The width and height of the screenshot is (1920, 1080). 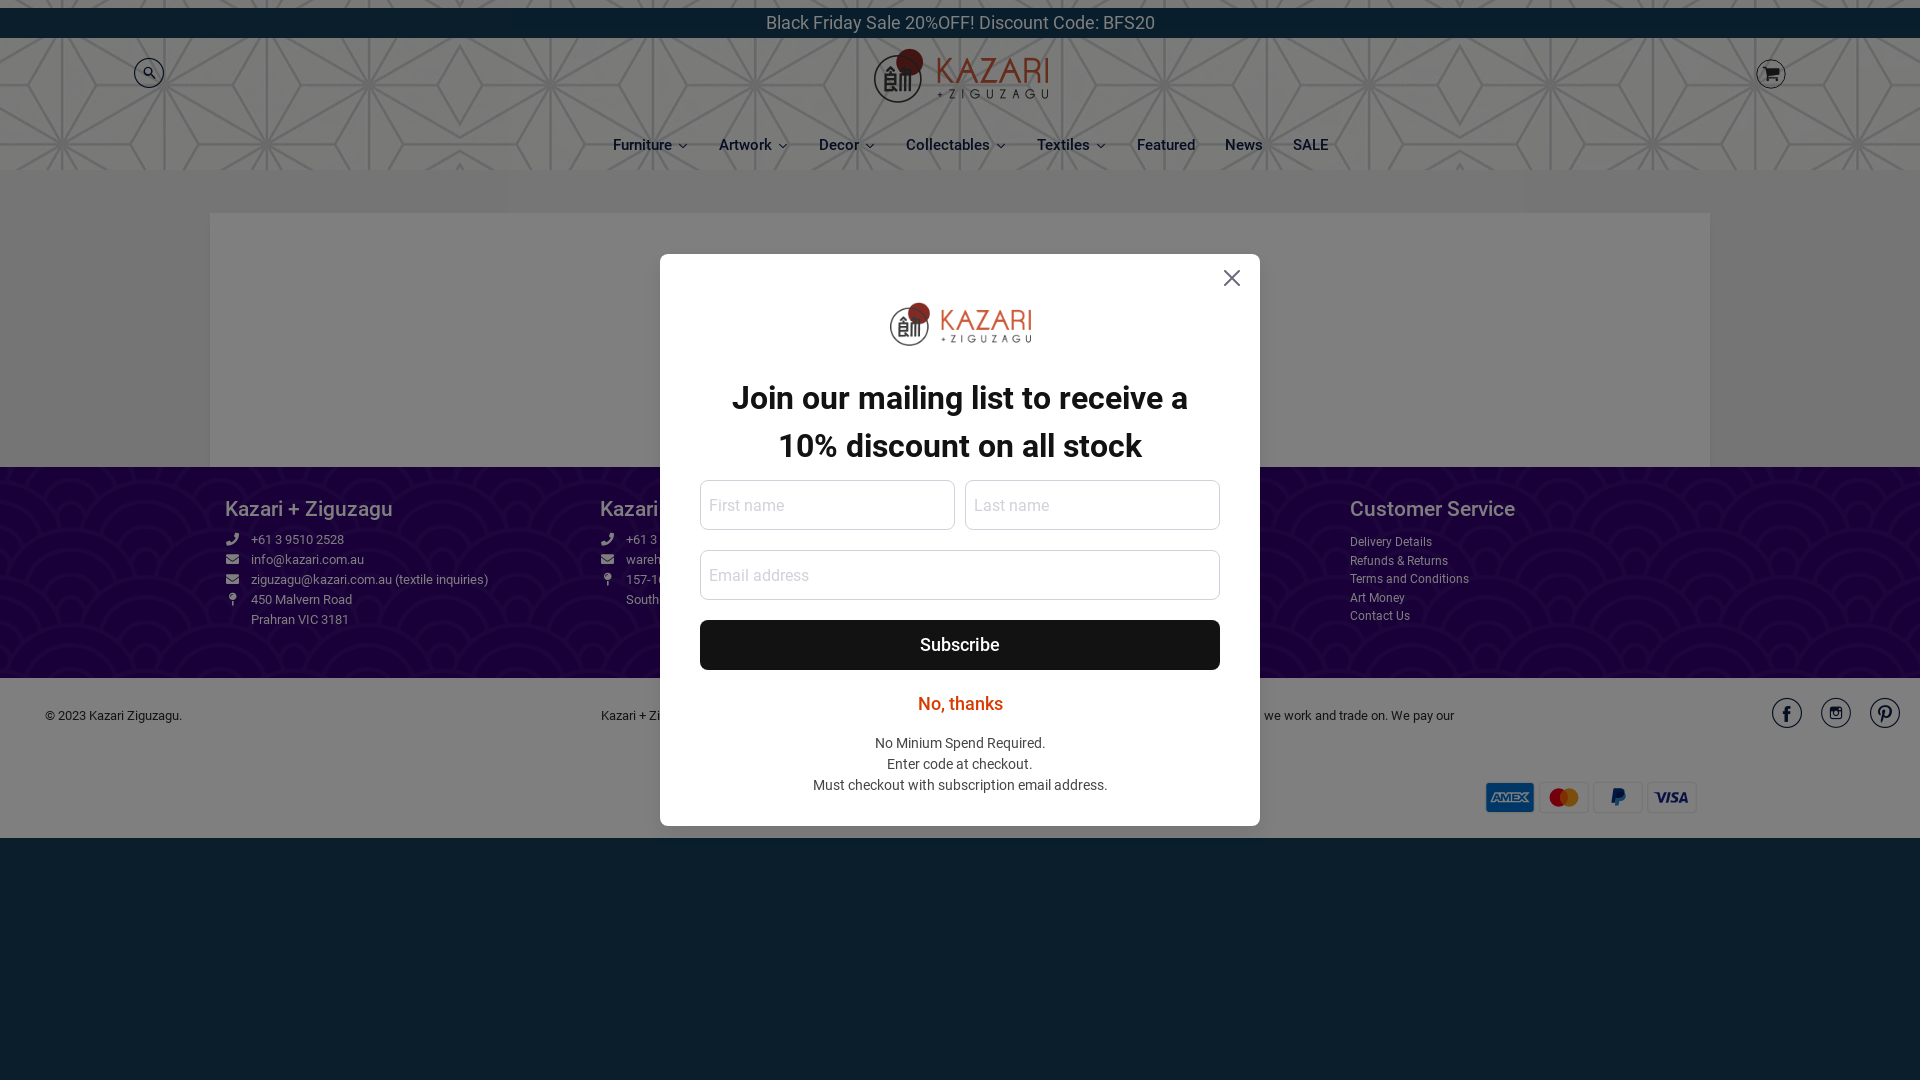 What do you see at coordinates (1786, 718) in the screenshot?
I see `'Kazari Ziguzagu on Facebook'` at bounding box center [1786, 718].